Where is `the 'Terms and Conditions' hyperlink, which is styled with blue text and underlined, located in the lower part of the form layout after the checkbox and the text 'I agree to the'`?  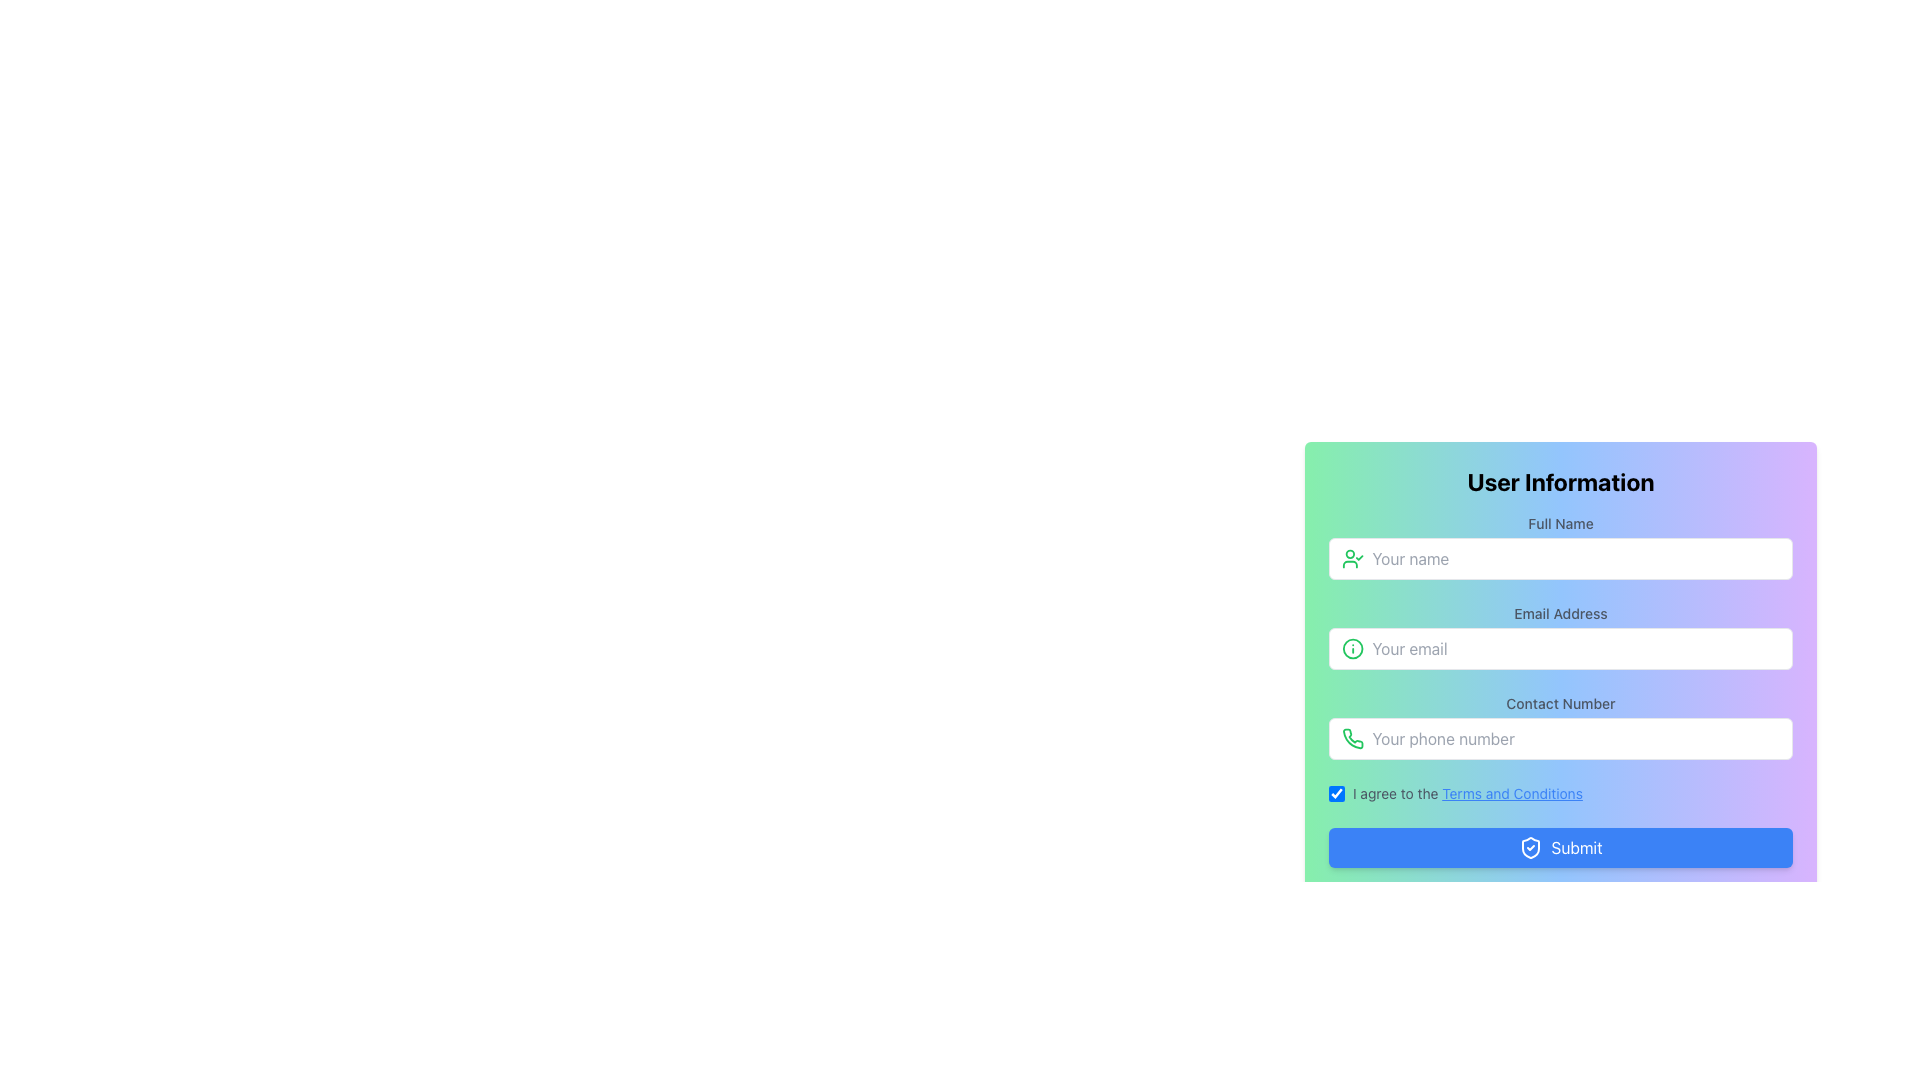
the 'Terms and Conditions' hyperlink, which is styled with blue text and underlined, located in the lower part of the form layout after the checkbox and the text 'I agree to the' is located at coordinates (1512, 792).